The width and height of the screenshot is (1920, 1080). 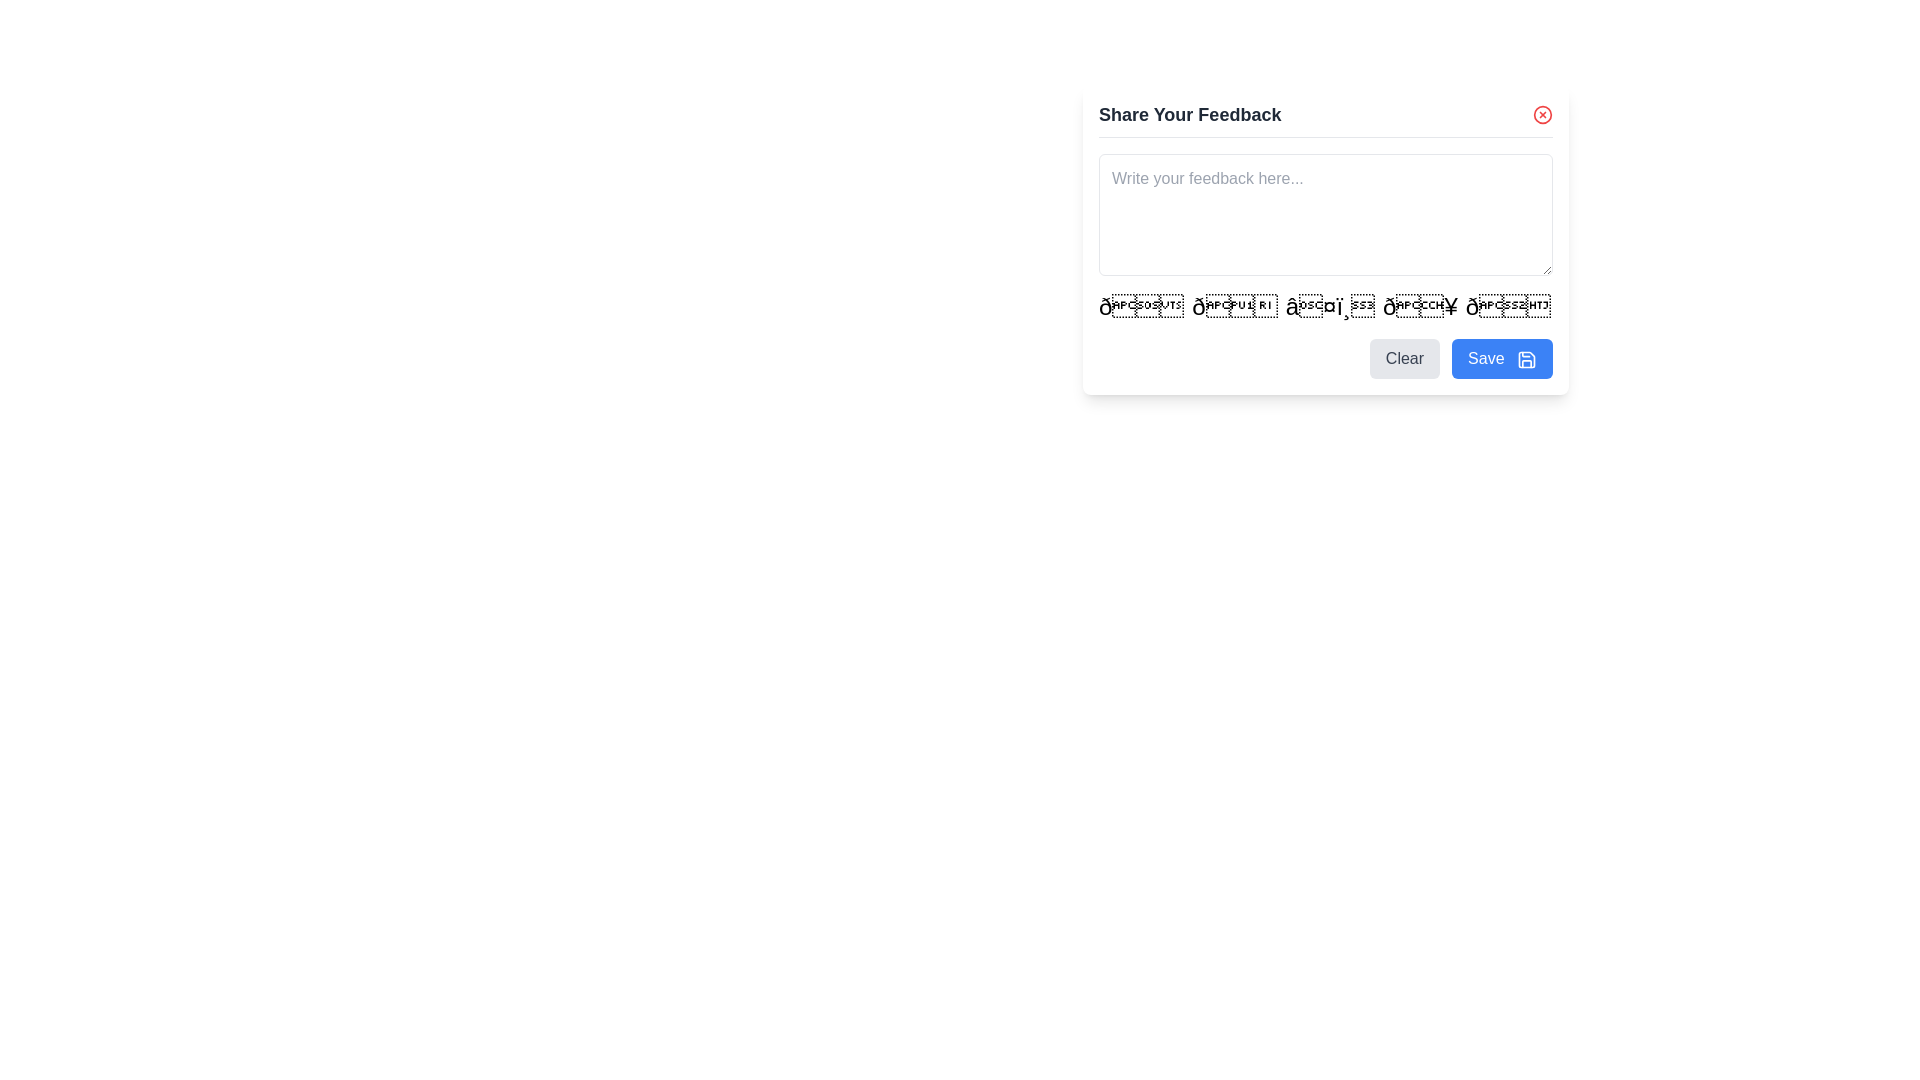 I want to click on on the red circular icon with a white cross located at the top-right corner of the 'Share Your Feedback' section, so click(x=1541, y=115).